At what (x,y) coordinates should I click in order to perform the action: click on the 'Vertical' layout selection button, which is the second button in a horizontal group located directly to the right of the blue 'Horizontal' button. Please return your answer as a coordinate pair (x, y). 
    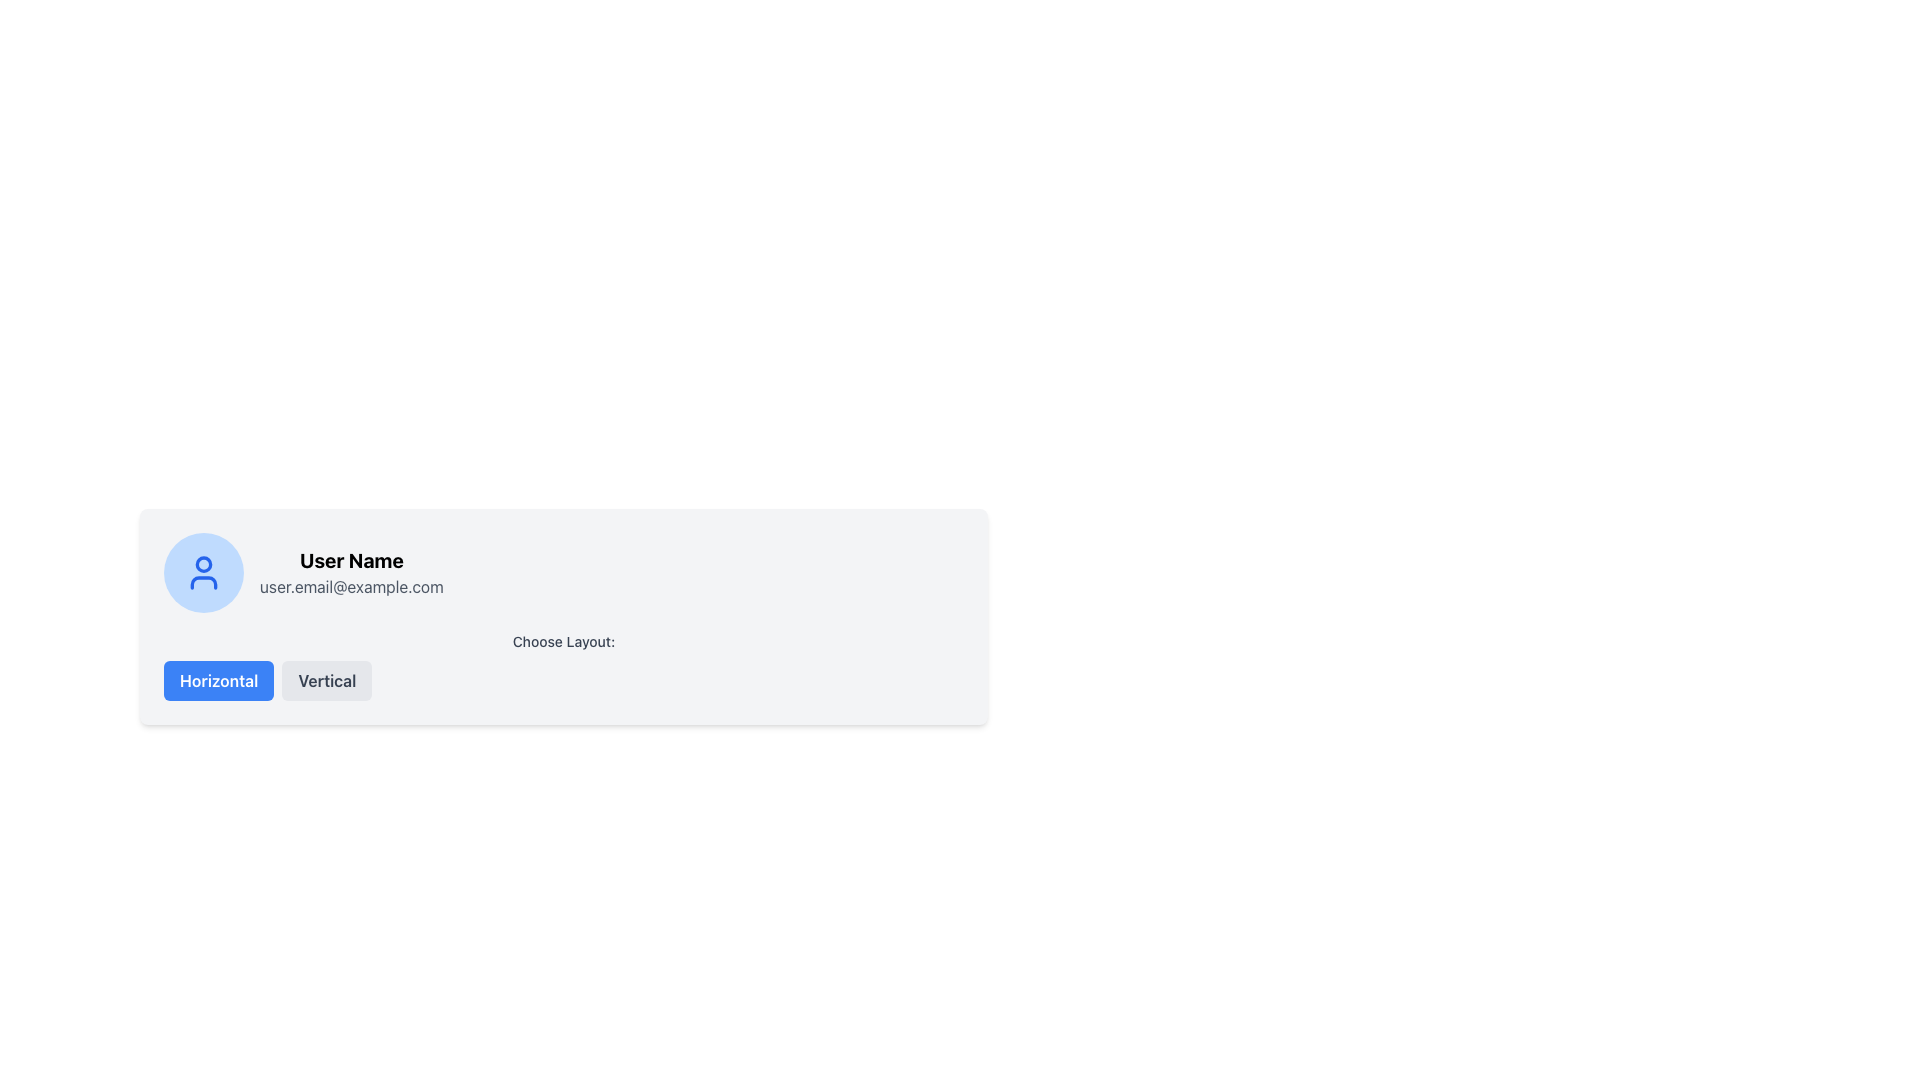
    Looking at the image, I should click on (327, 680).